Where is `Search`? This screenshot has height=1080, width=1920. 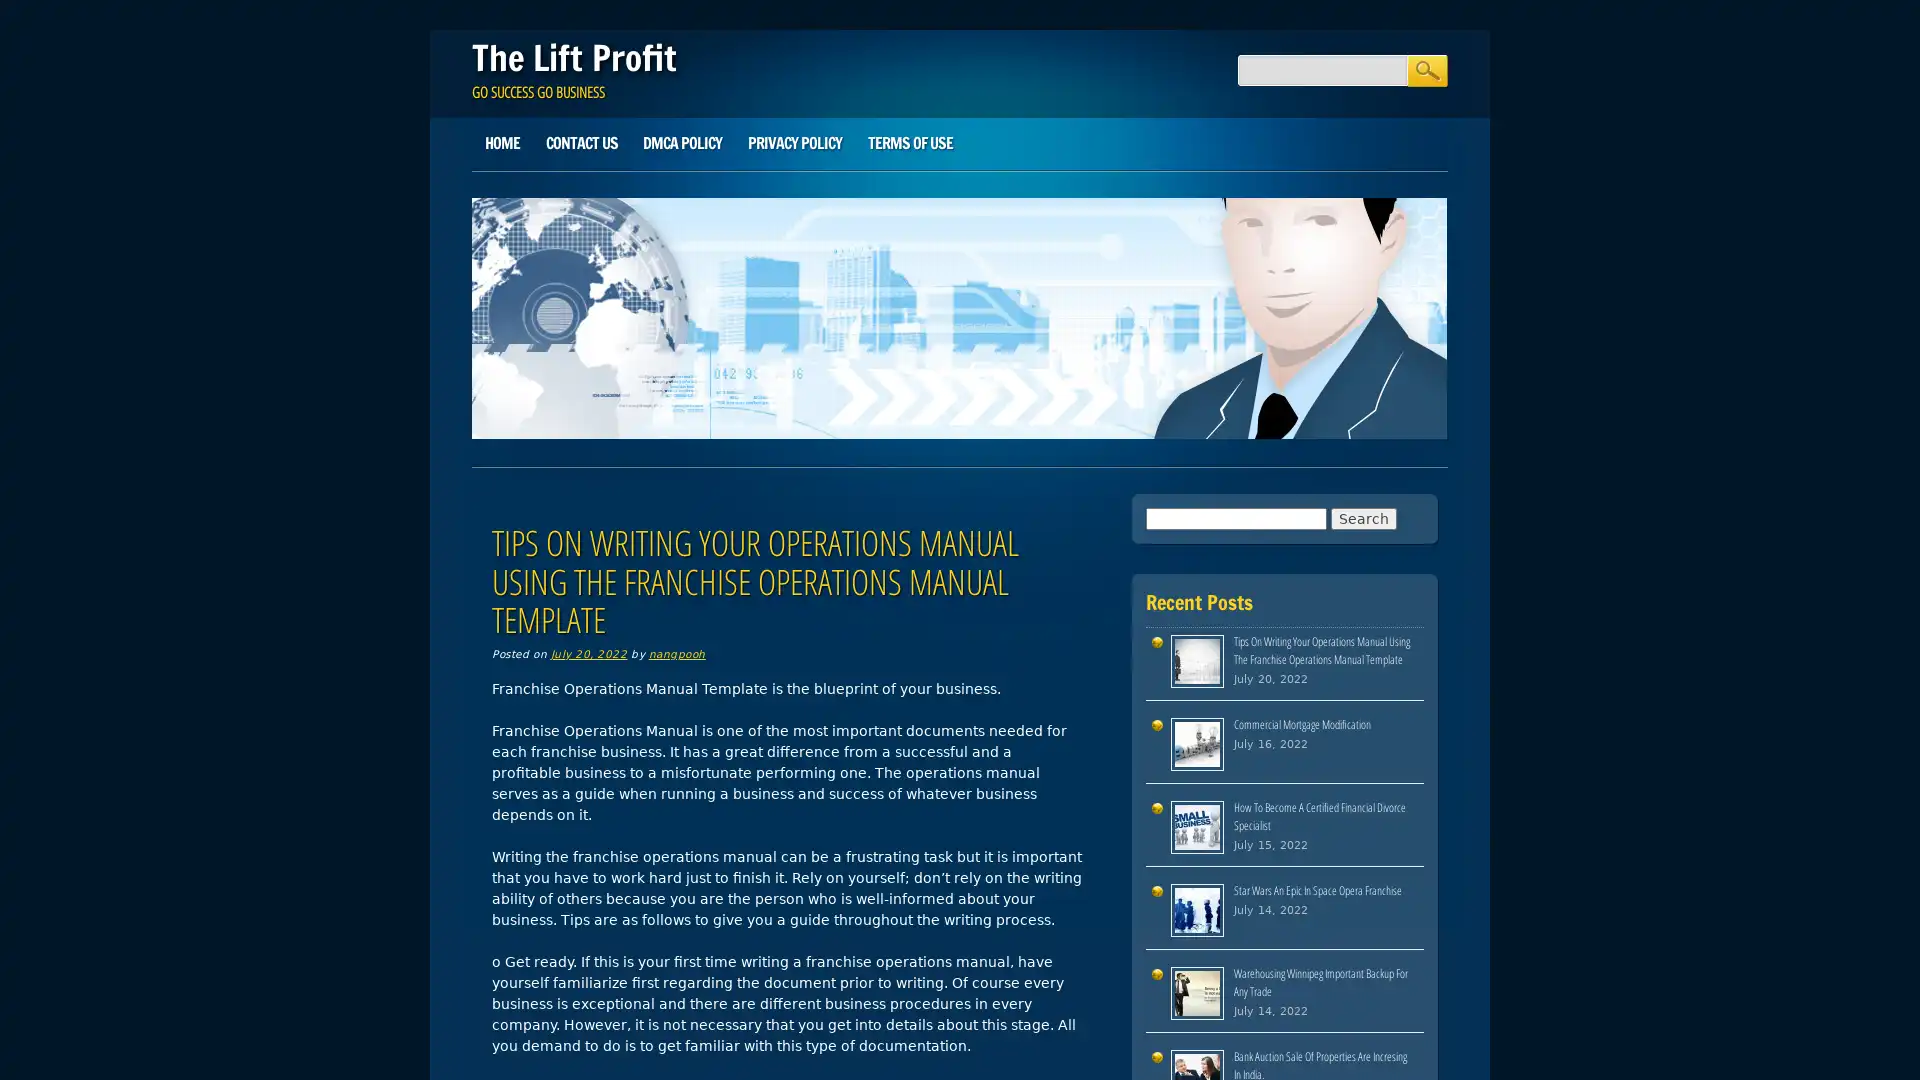 Search is located at coordinates (1425, 69).